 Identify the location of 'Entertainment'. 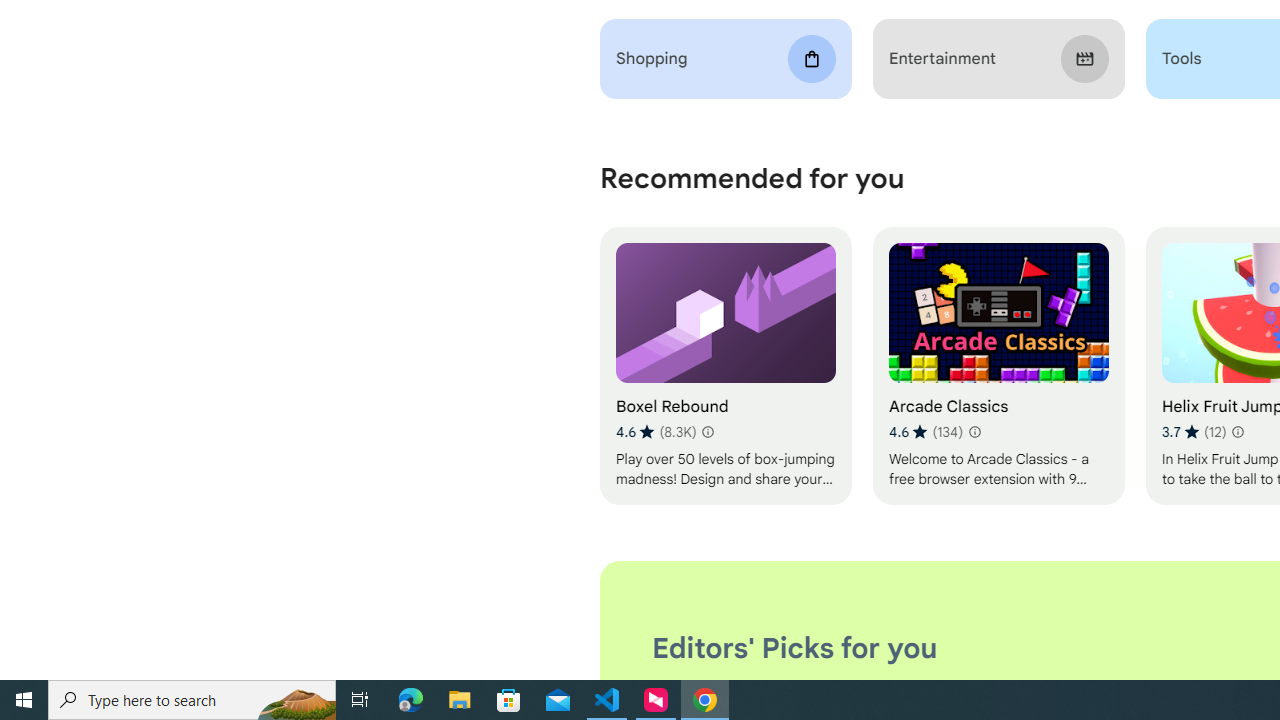
(998, 58).